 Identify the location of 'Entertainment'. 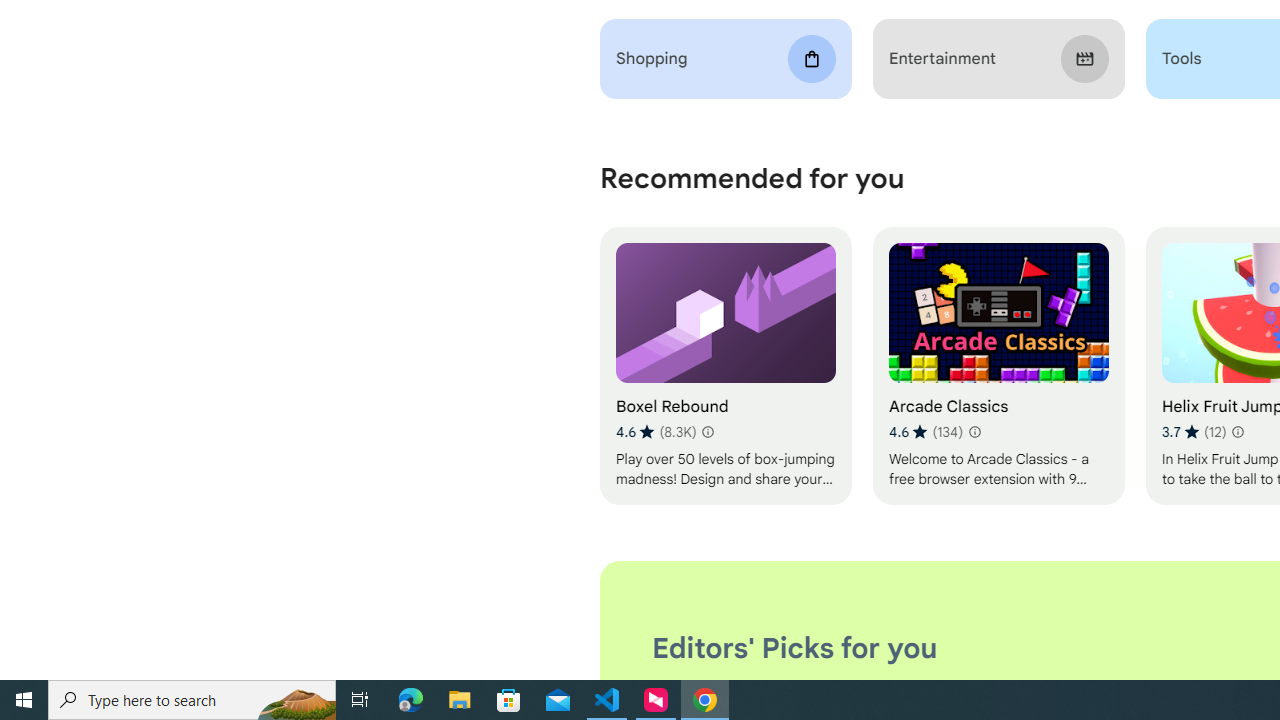
(998, 58).